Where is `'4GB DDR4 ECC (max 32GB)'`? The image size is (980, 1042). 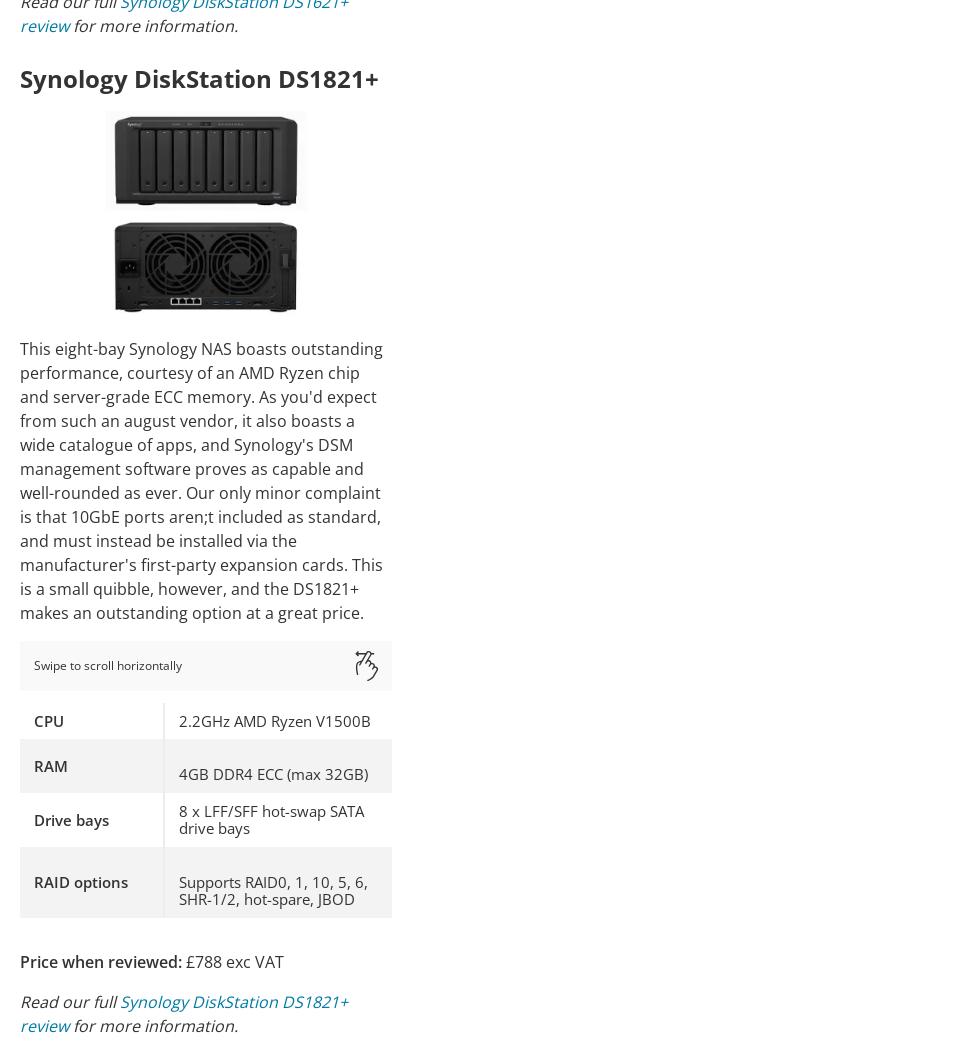
'4GB DDR4 ECC (max 32GB)' is located at coordinates (179, 772).